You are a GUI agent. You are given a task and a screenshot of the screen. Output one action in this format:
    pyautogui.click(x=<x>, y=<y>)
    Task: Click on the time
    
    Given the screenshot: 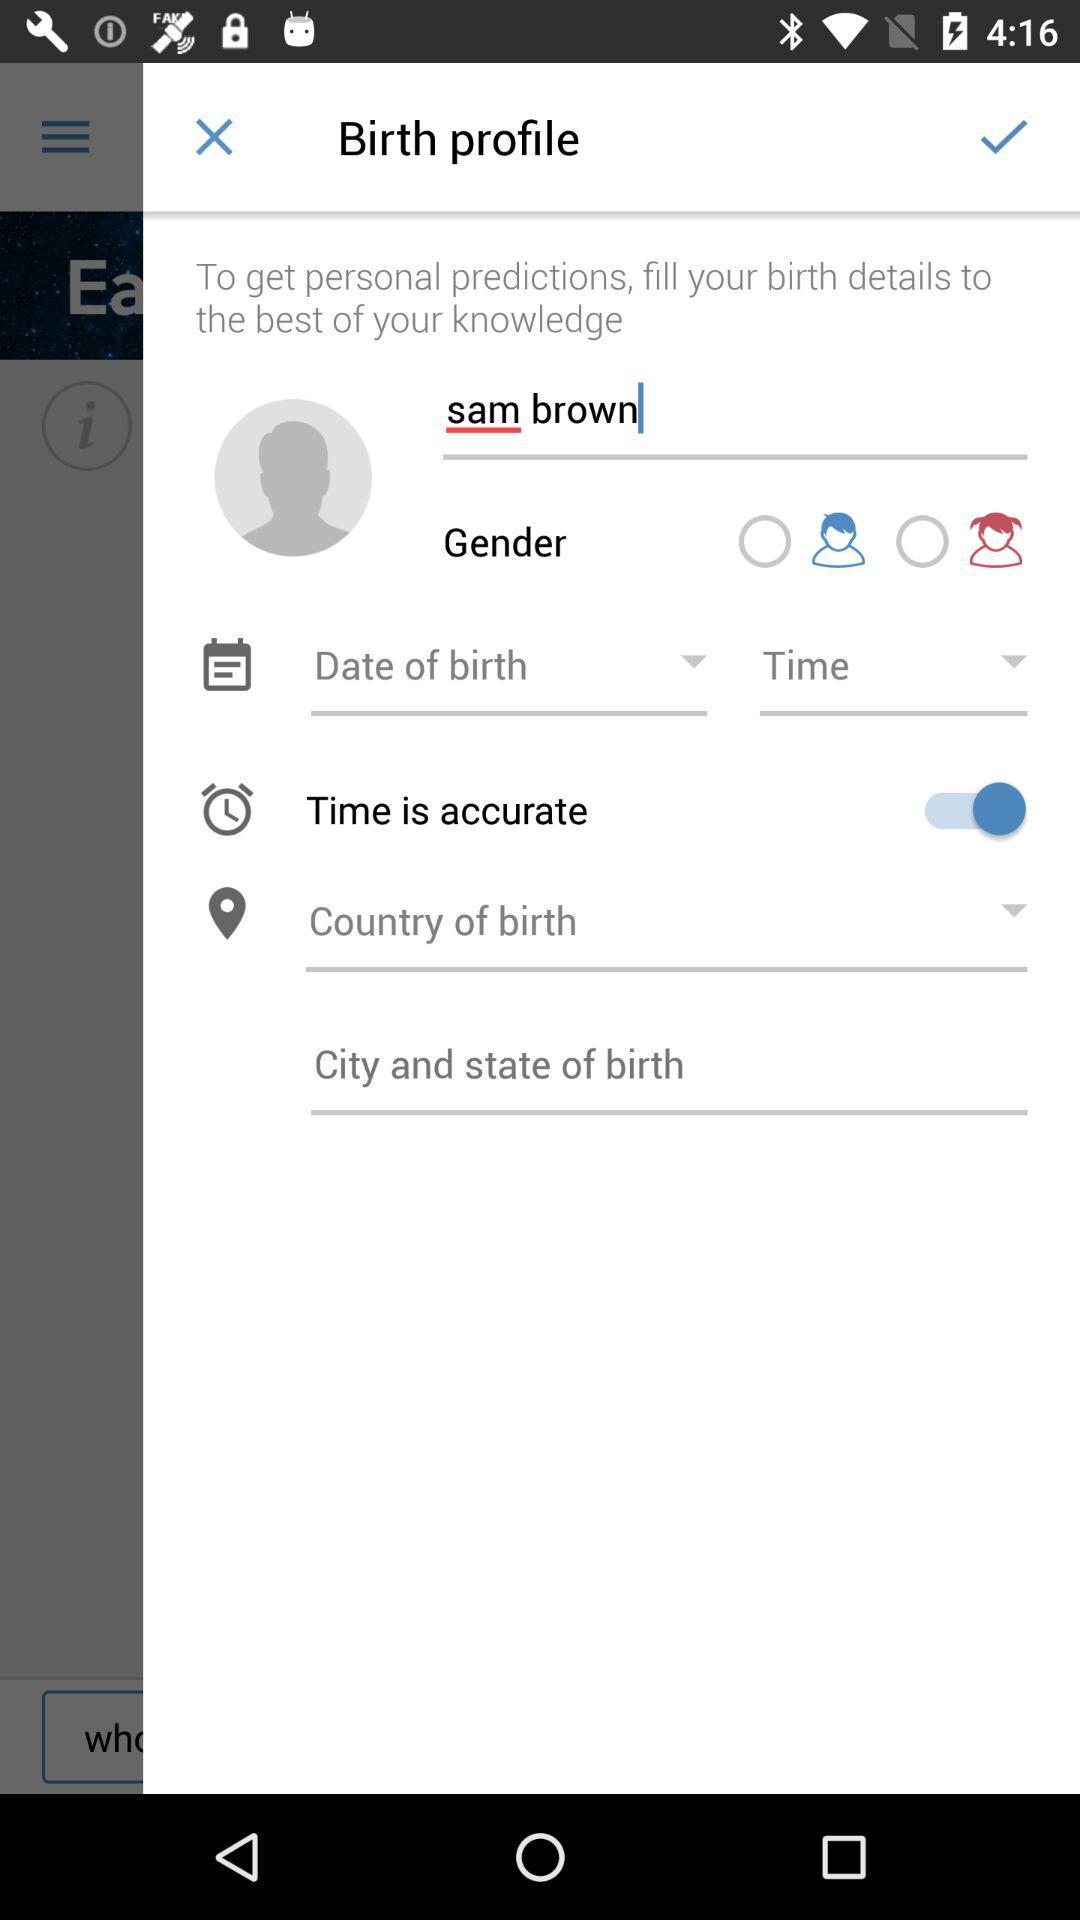 What is the action you would take?
    pyautogui.click(x=892, y=664)
    